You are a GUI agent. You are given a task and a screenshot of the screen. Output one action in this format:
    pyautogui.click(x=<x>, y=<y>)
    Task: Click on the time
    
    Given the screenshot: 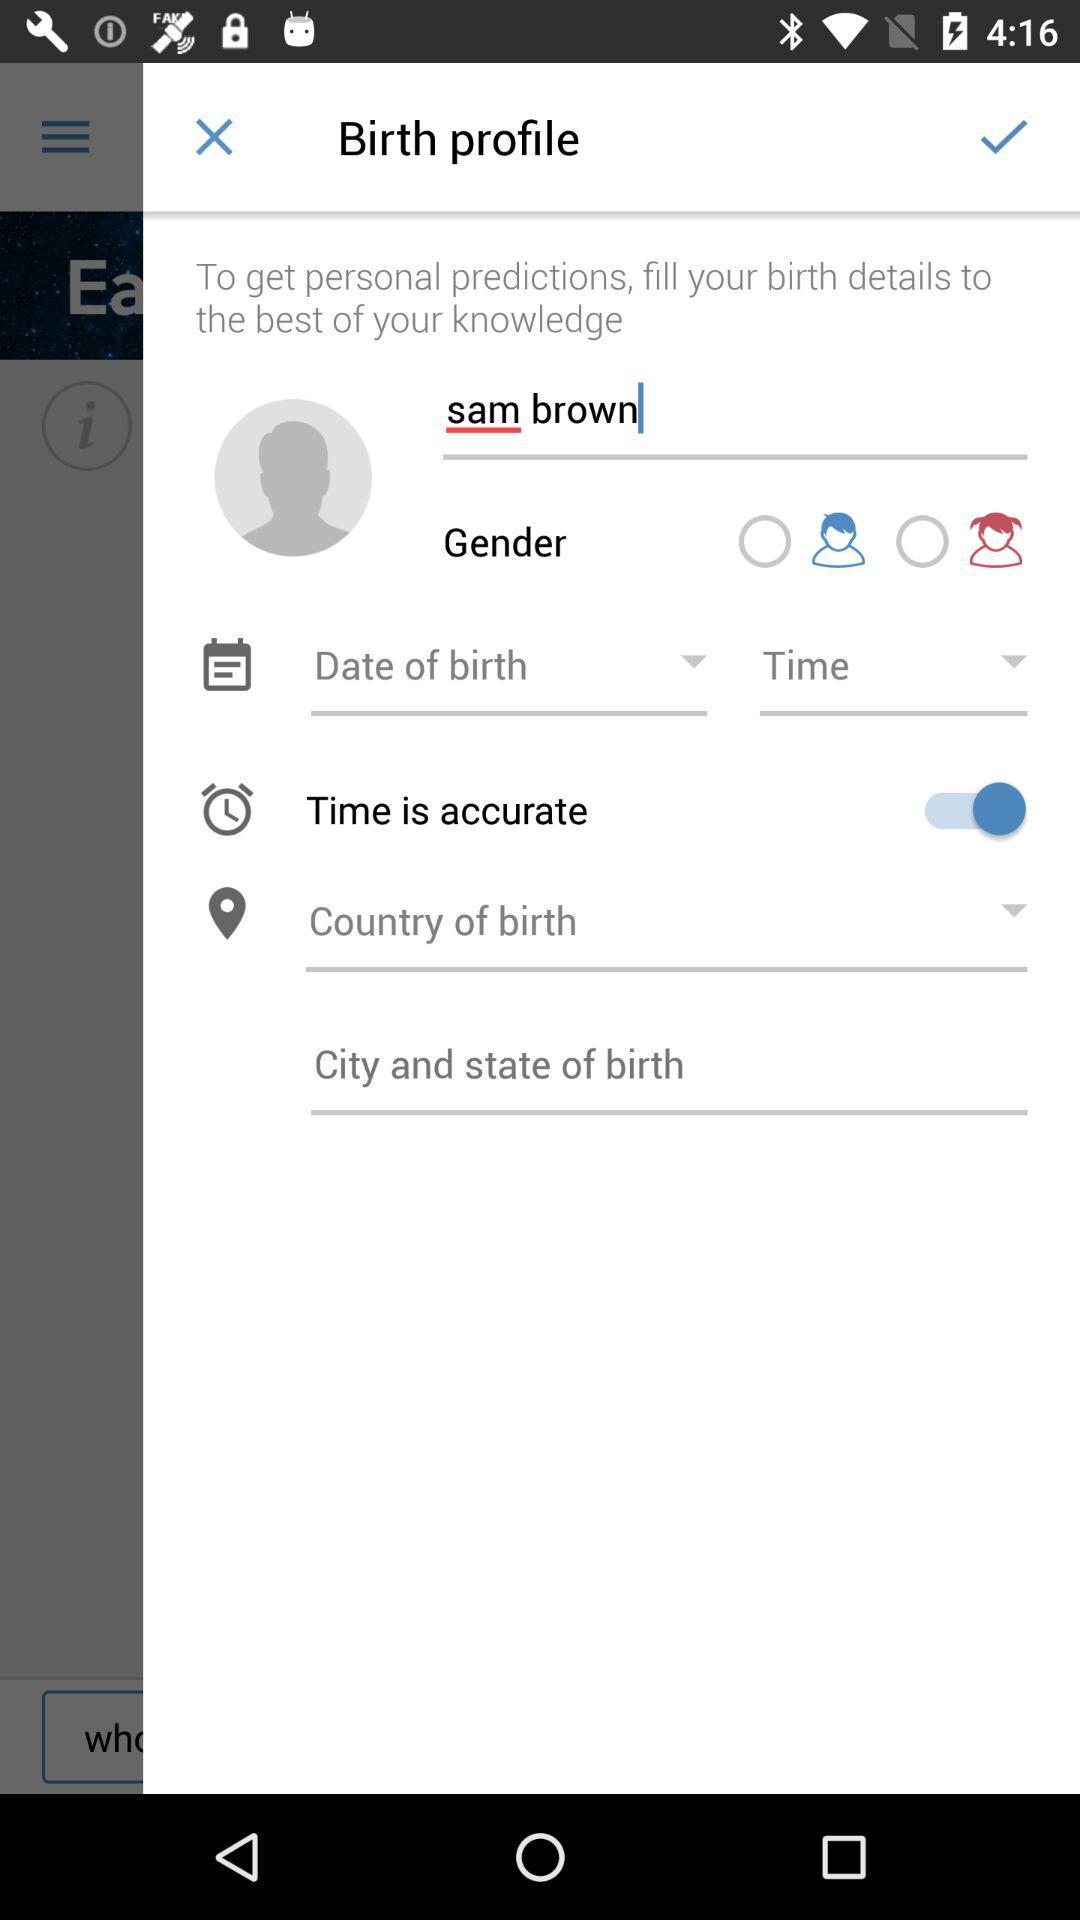 What is the action you would take?
    pyautogui.click(x=892, y=664)
    